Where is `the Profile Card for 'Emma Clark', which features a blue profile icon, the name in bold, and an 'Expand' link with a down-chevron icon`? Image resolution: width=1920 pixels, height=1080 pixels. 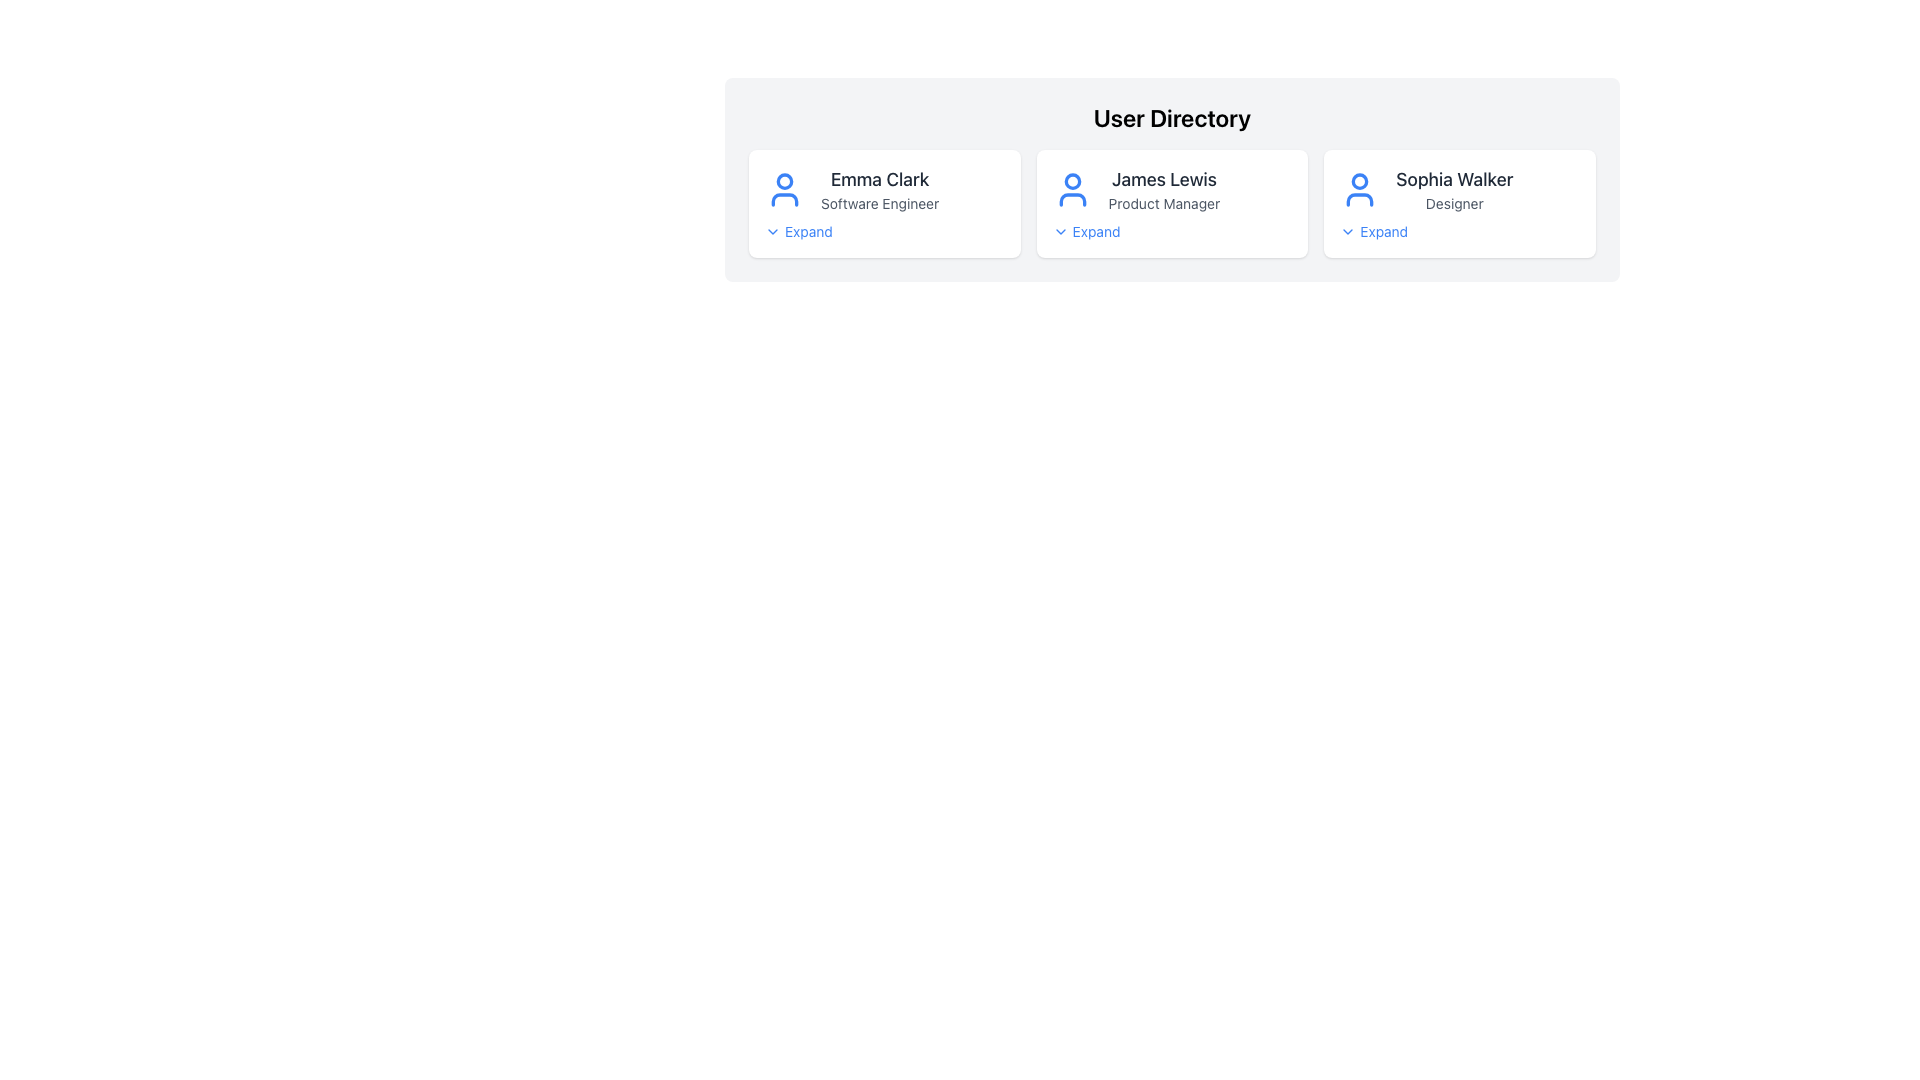 the Profile Card for 'Emma Clark', which features a blue profile icon, the name in bold, and an 'Expand' link with a down-chevron icon is located at coordinates (883, 204).